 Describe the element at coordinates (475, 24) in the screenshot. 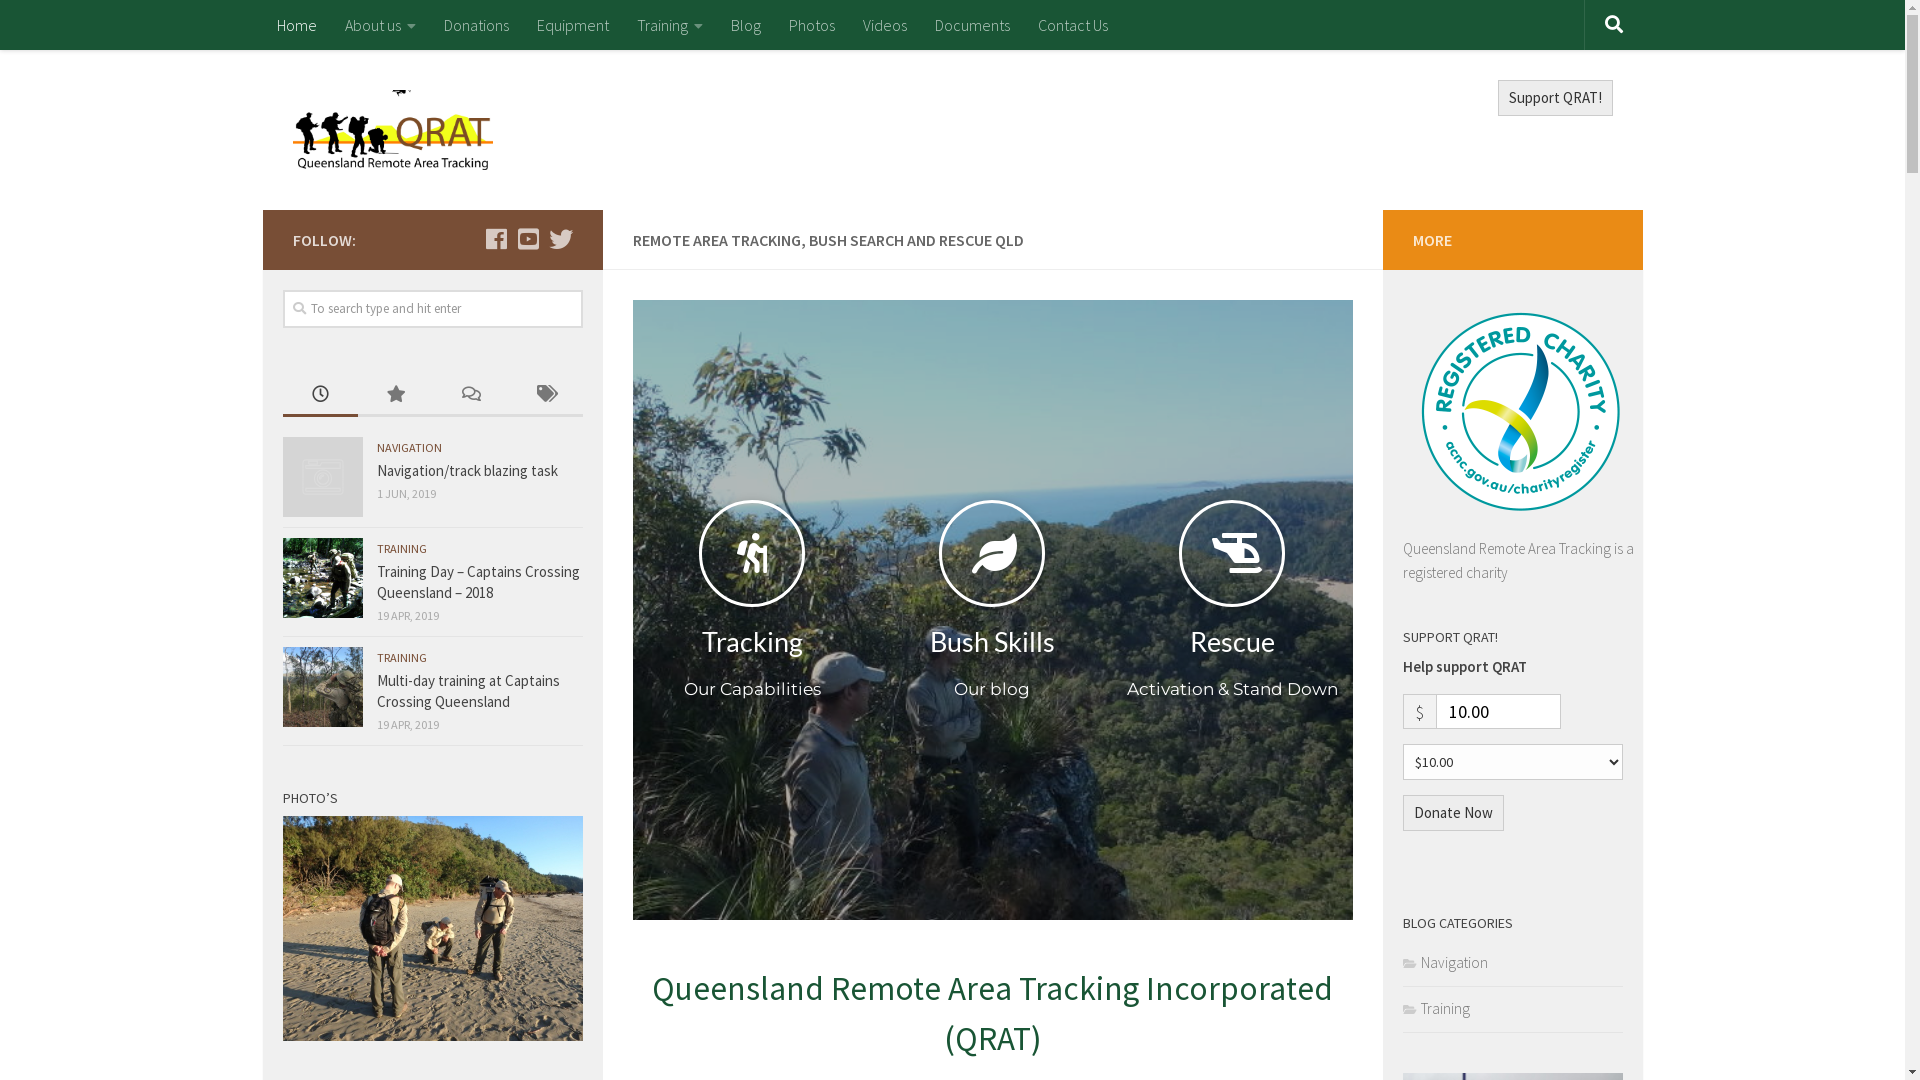

I see `'Donations'` at that location.